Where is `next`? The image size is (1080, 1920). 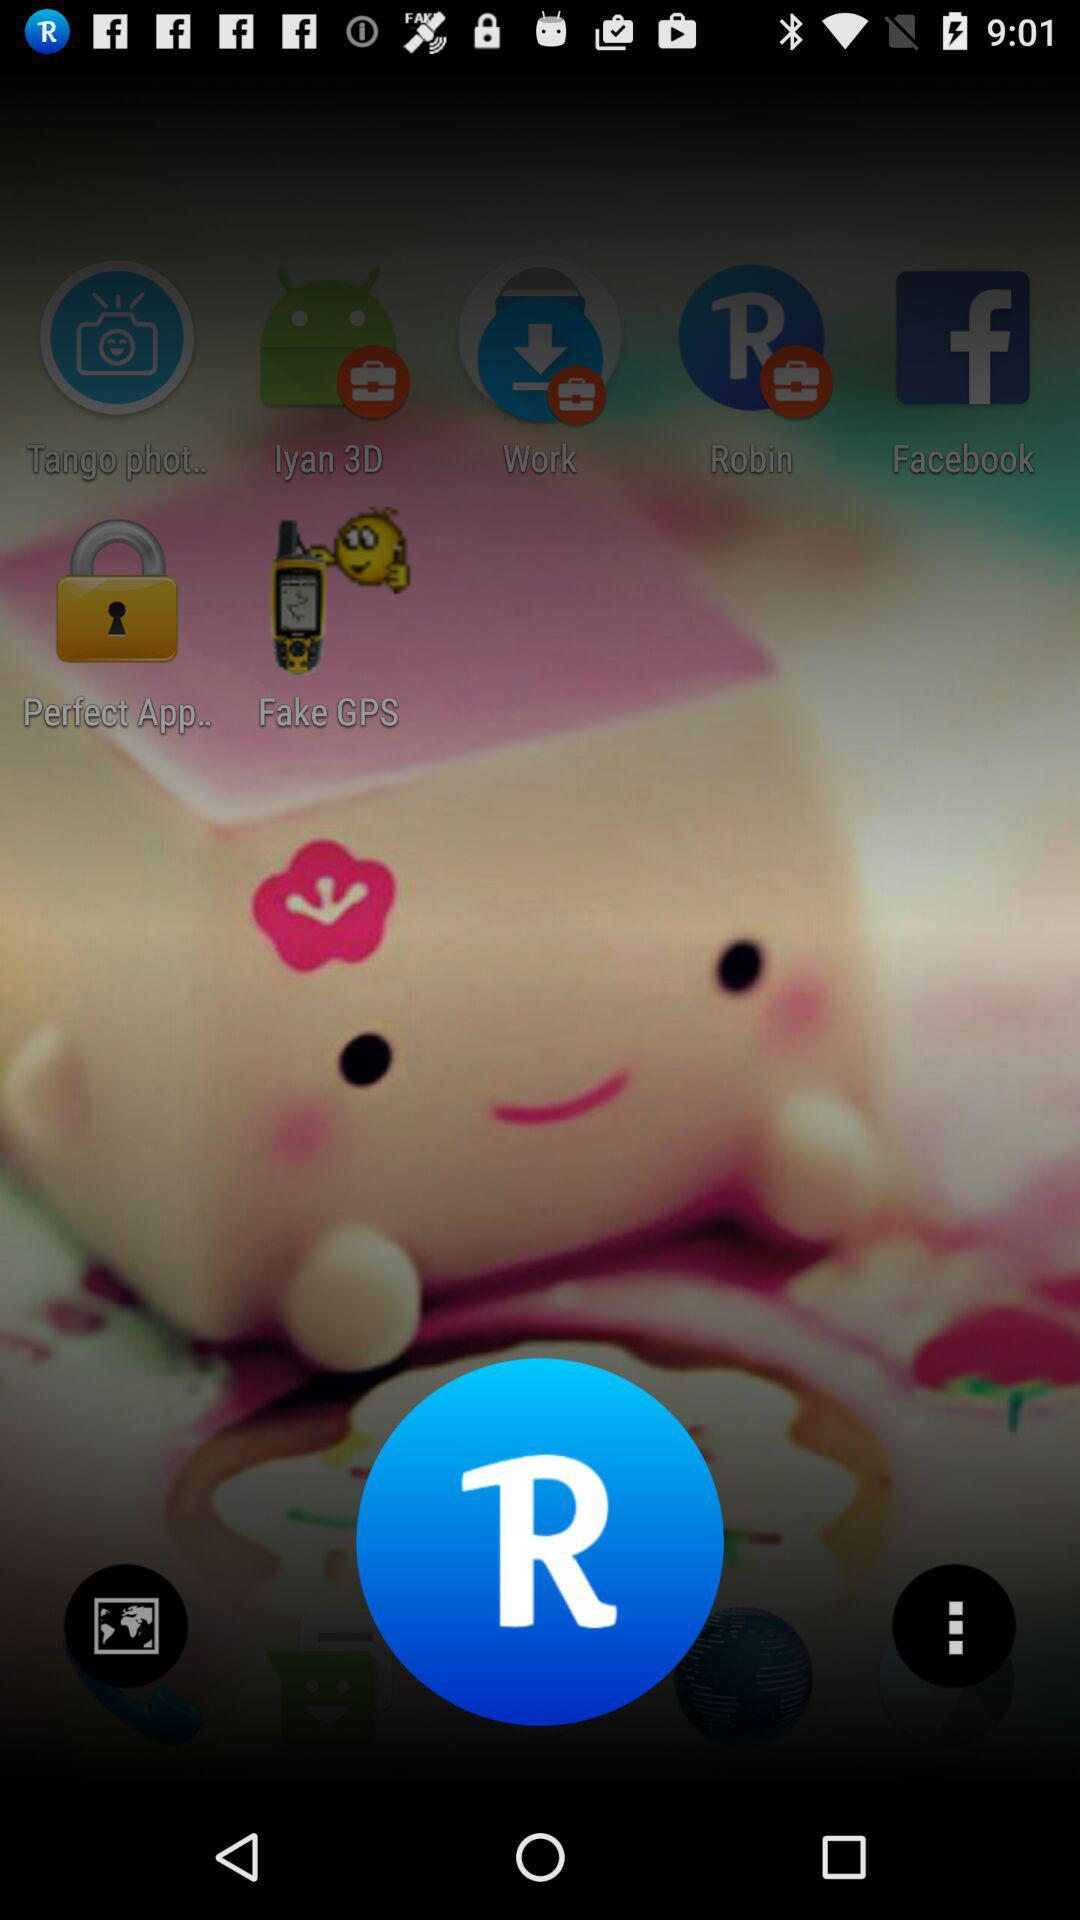 next is located at coordinates (126, 1626).